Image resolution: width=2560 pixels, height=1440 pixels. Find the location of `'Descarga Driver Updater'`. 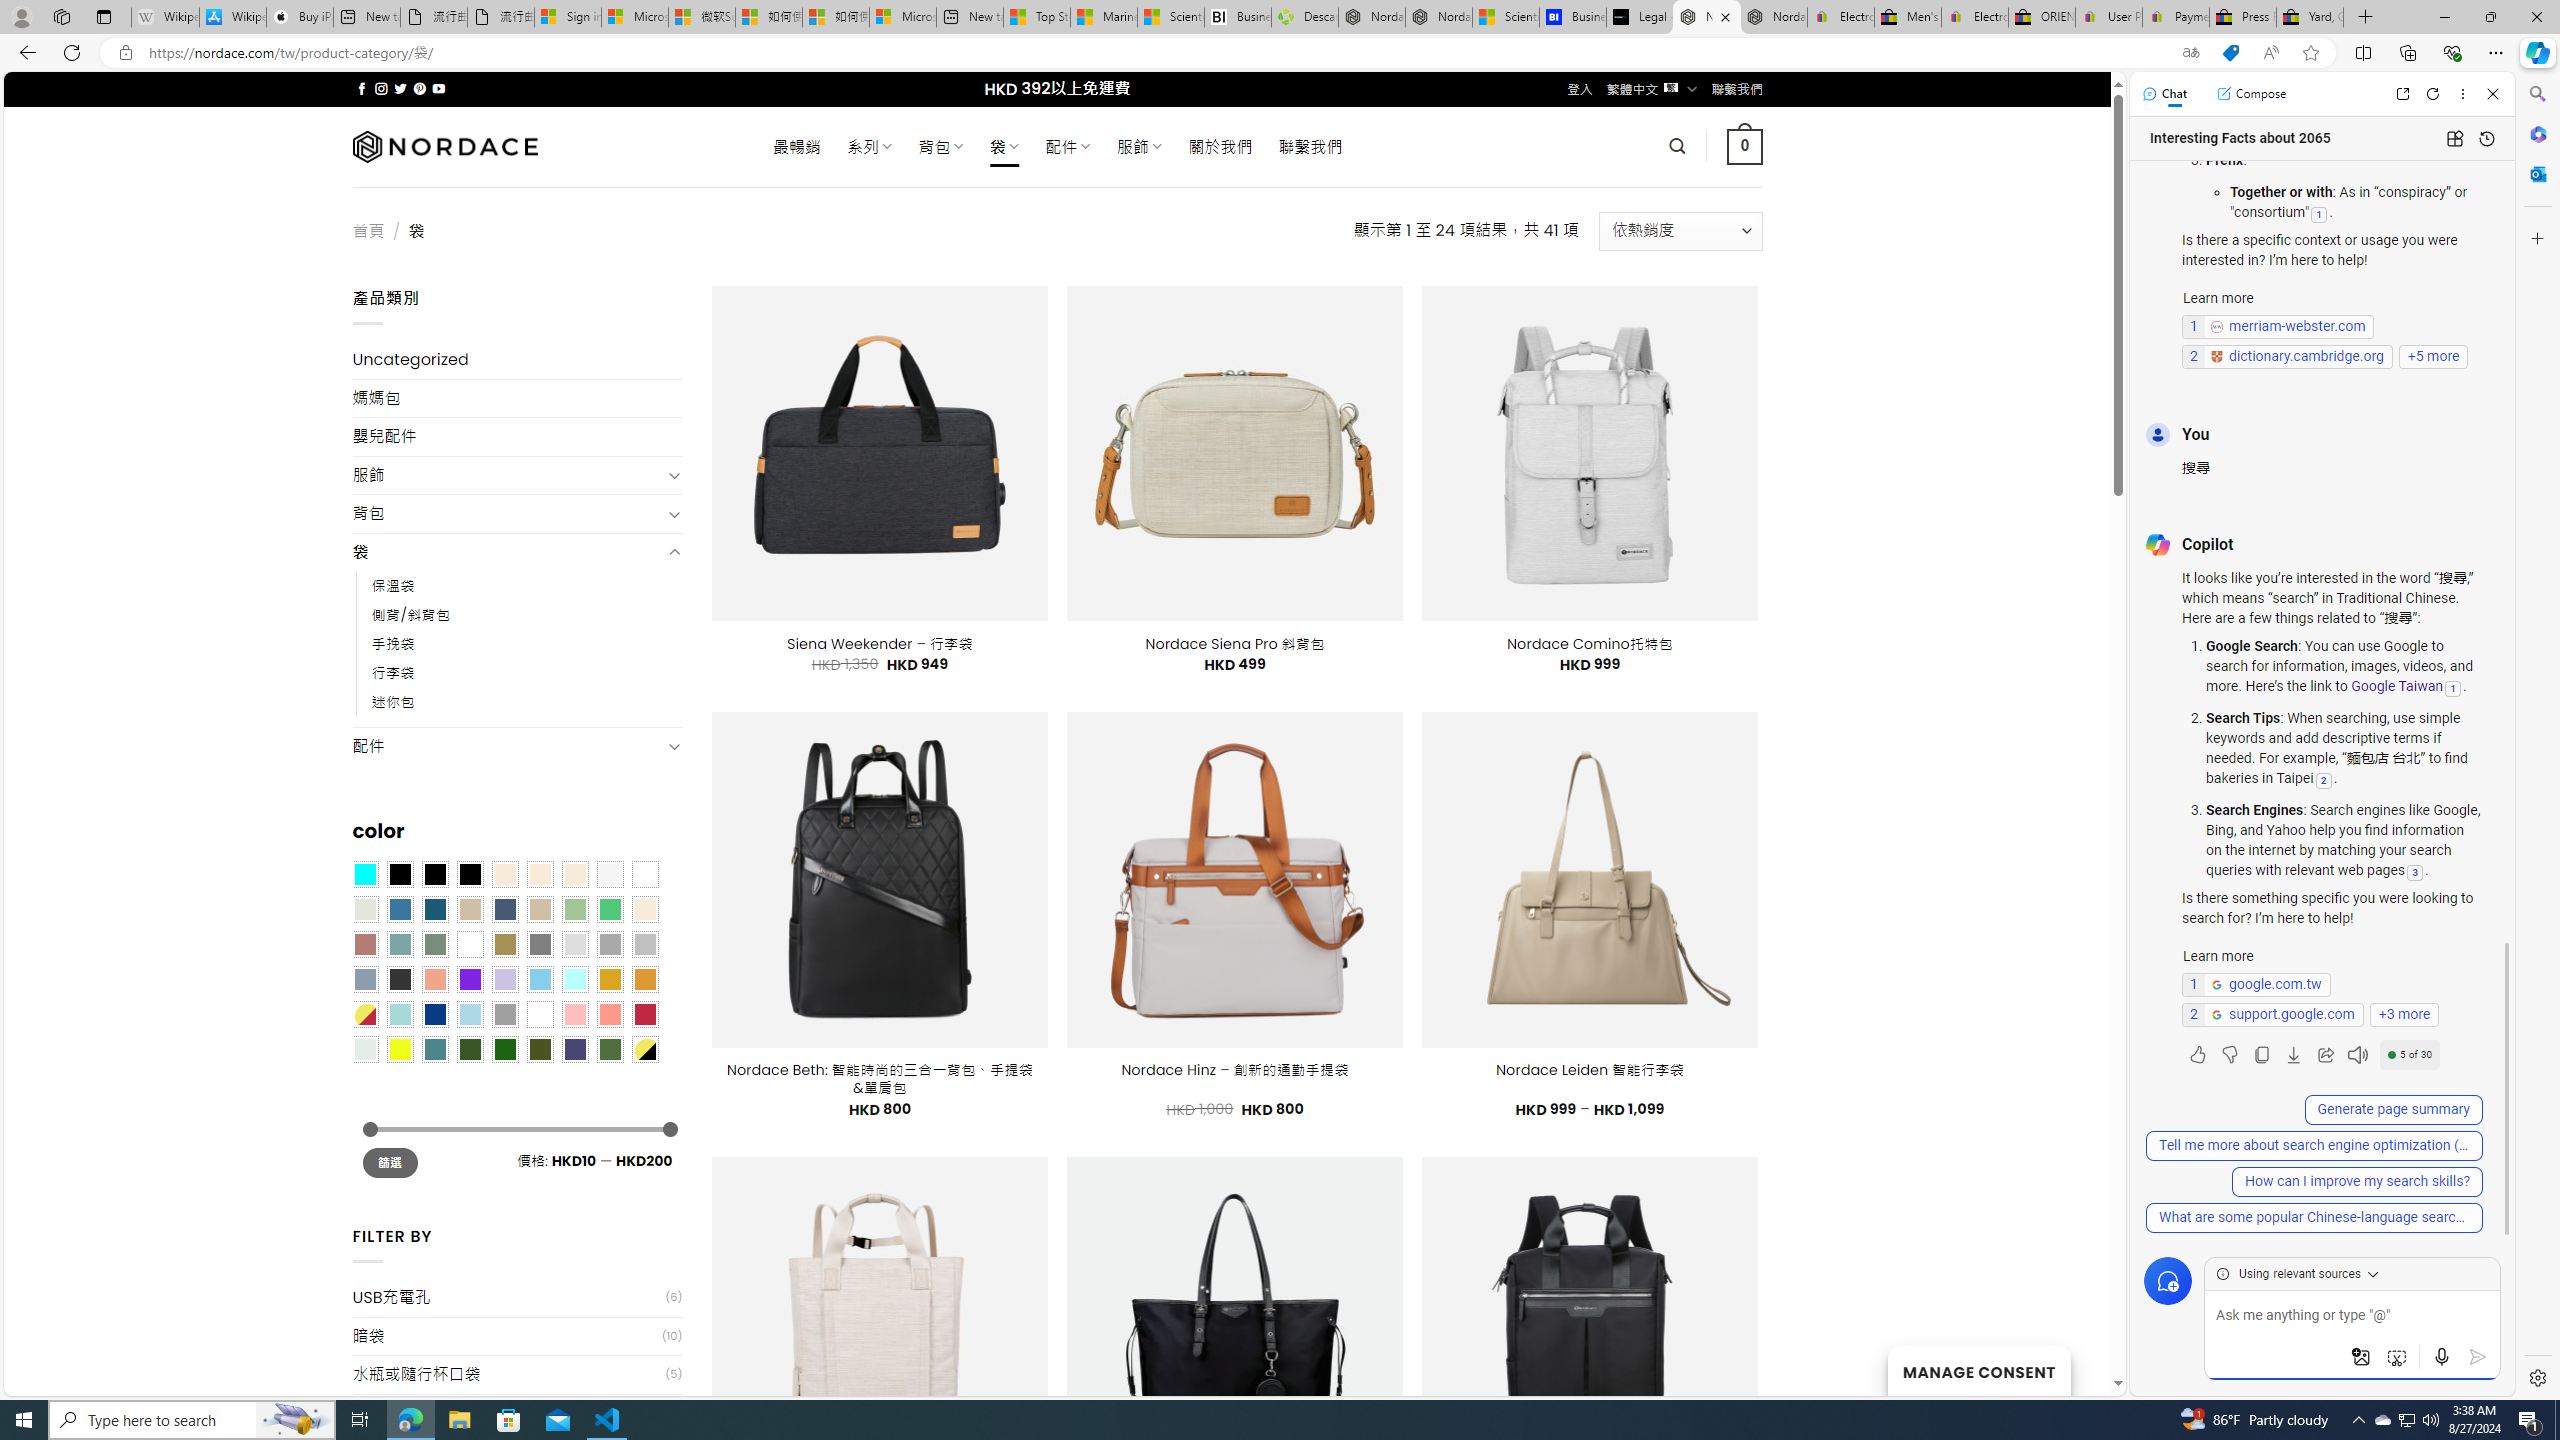

'Descarga Driver Updater' is located at coordinates (1304, 16).